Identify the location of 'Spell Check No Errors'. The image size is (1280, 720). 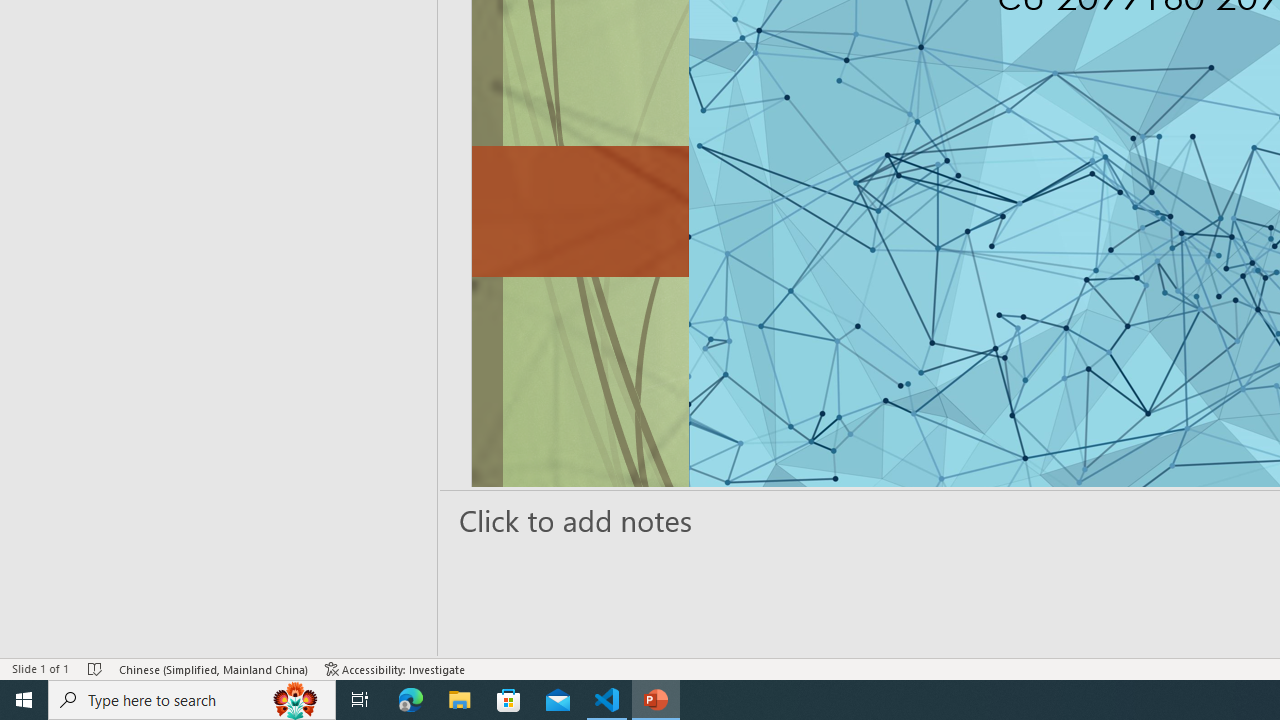
(95, 669).